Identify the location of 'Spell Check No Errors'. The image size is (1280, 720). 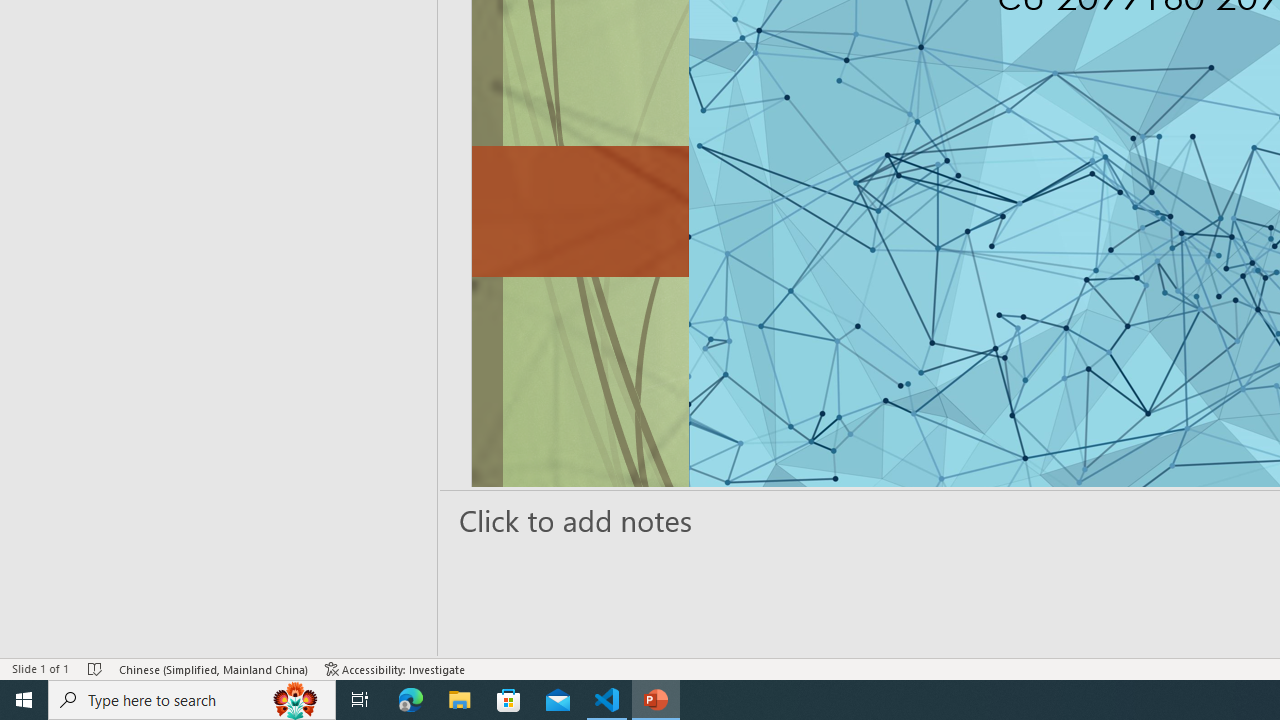
(95, 669).